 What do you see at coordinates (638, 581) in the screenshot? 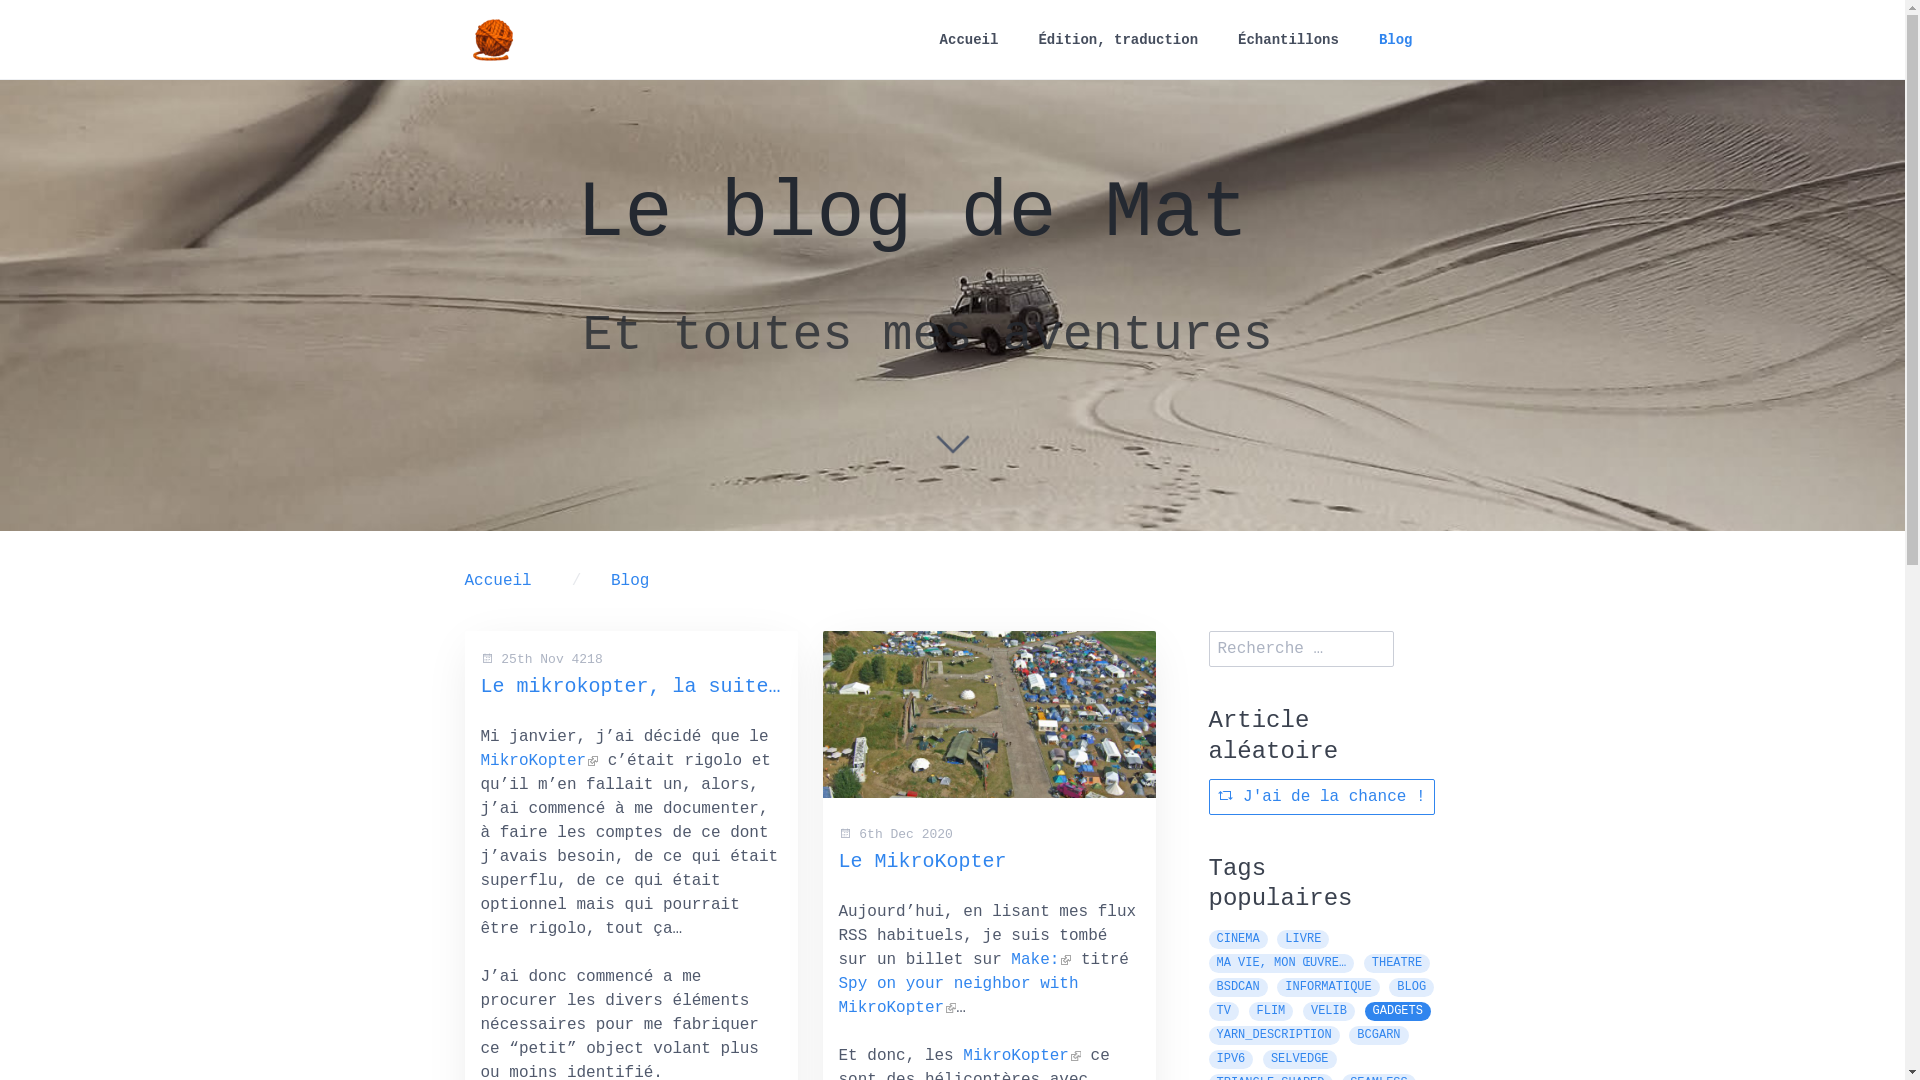
I see `'Blog'` at bounding box center [638, 581].